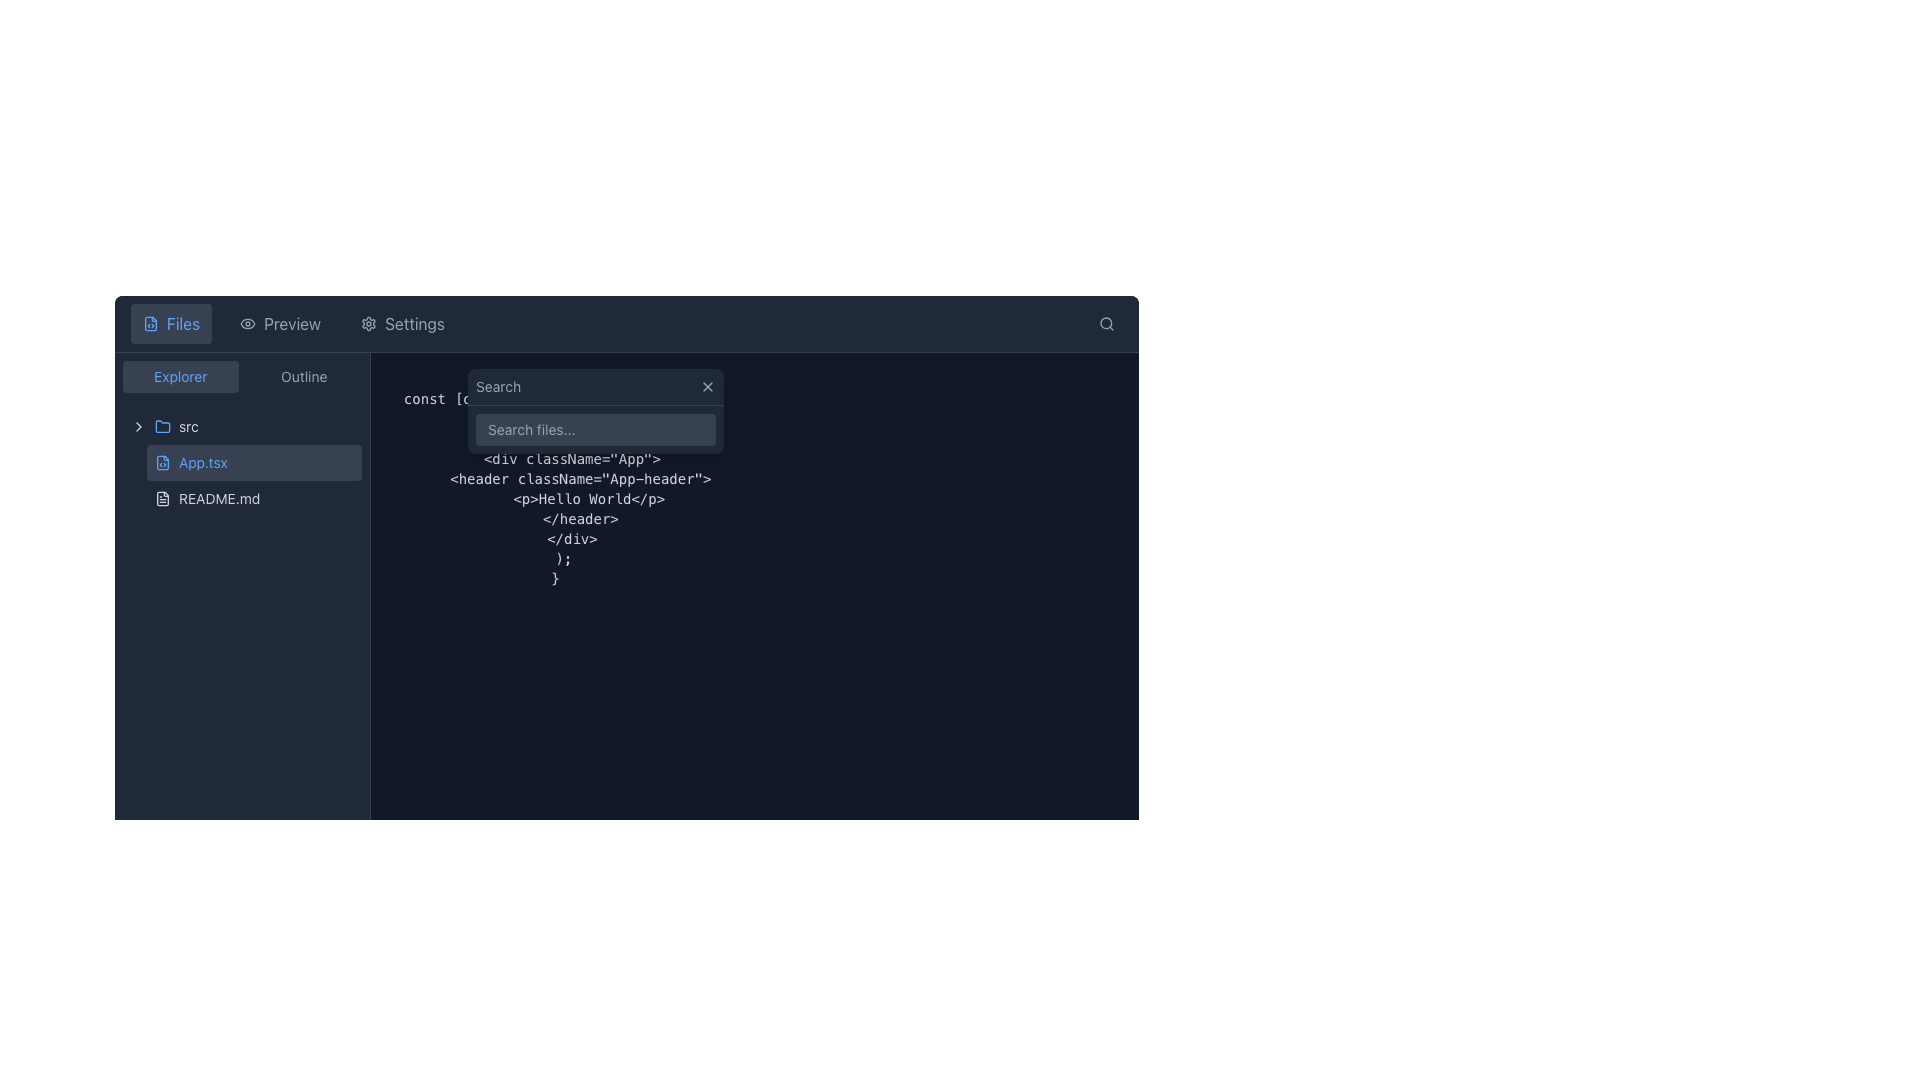 Image resolution: width=1920 pixels, height=1080 pixels. Describe the element at coordinates (241, 377) in the screenshot. I see `the 'Outline' button of the toggle navigation element` at that location.